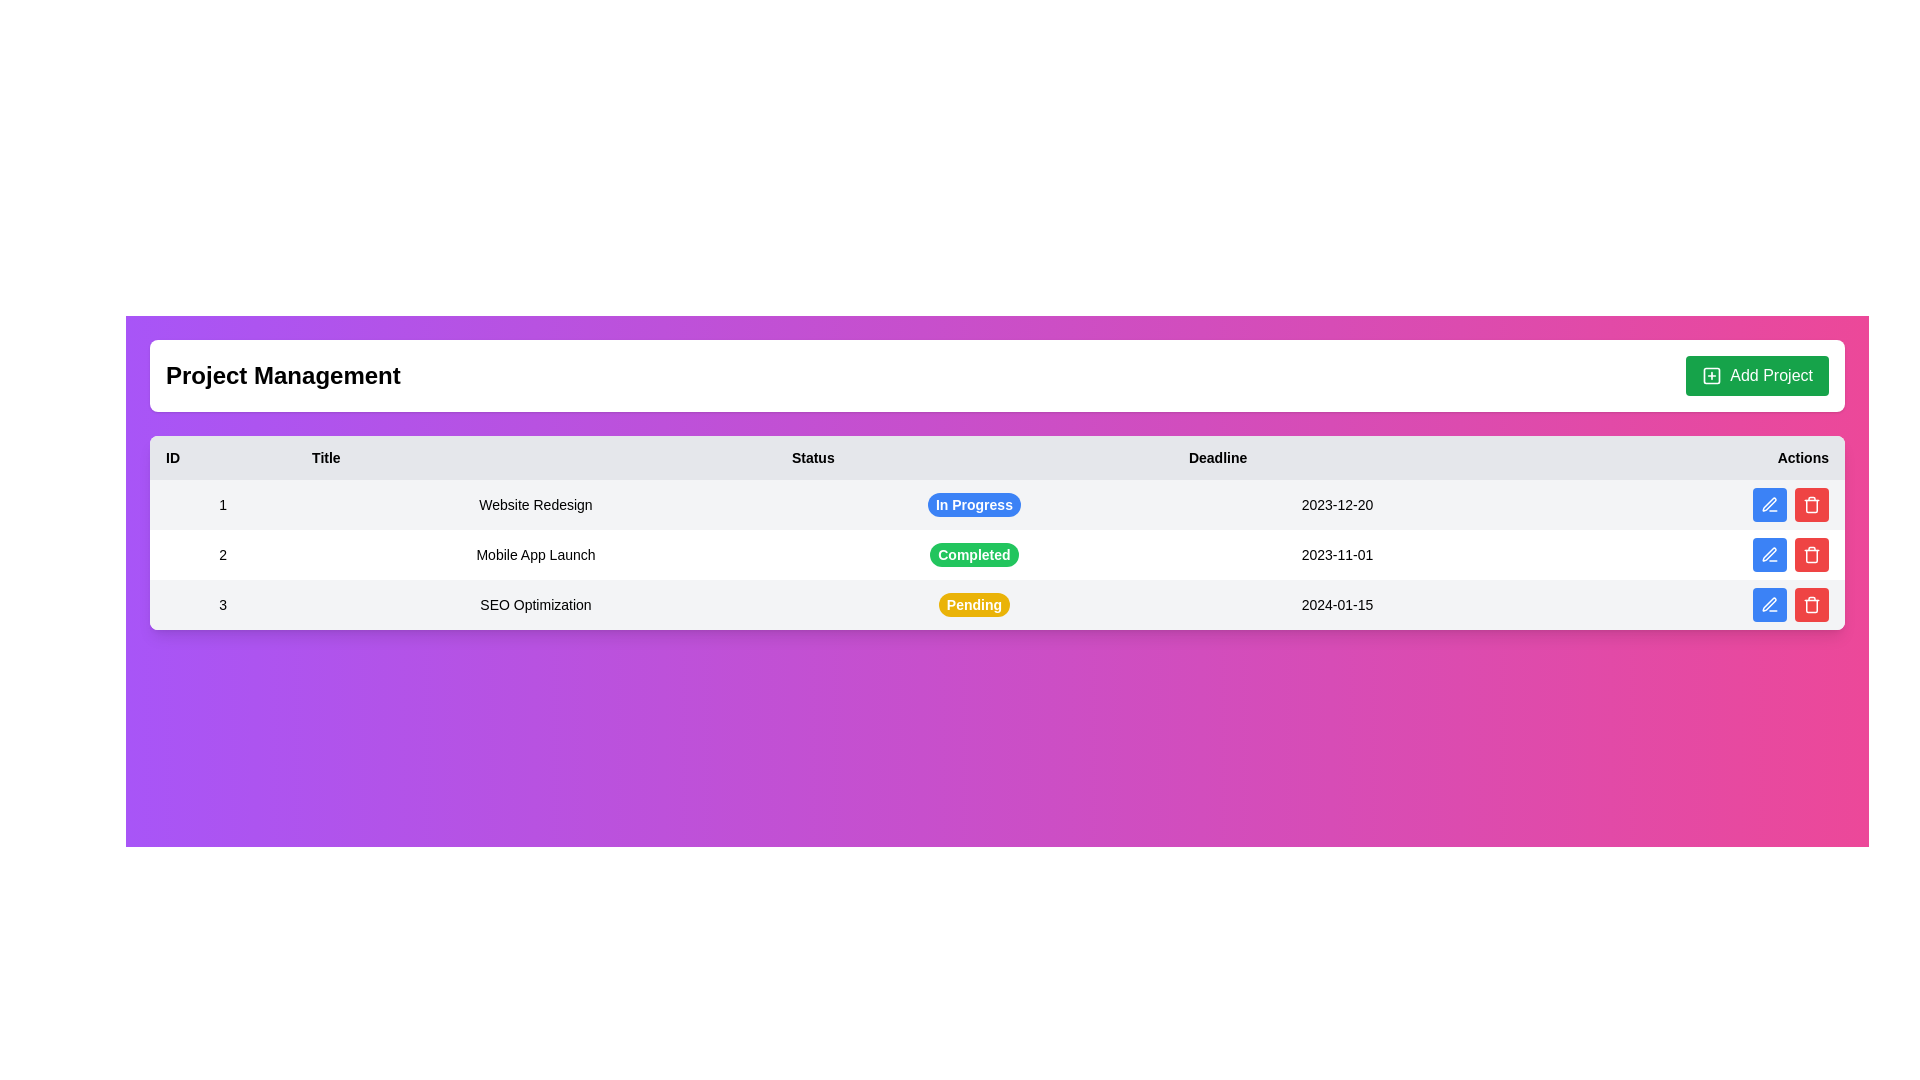  Describe the element at coordinates (1811, 605) in the screenshot. I see `the central part of the trash icon representing the deletion action in the 'Actions' column of the third row for the 'SEO Optimization' project` at that location.